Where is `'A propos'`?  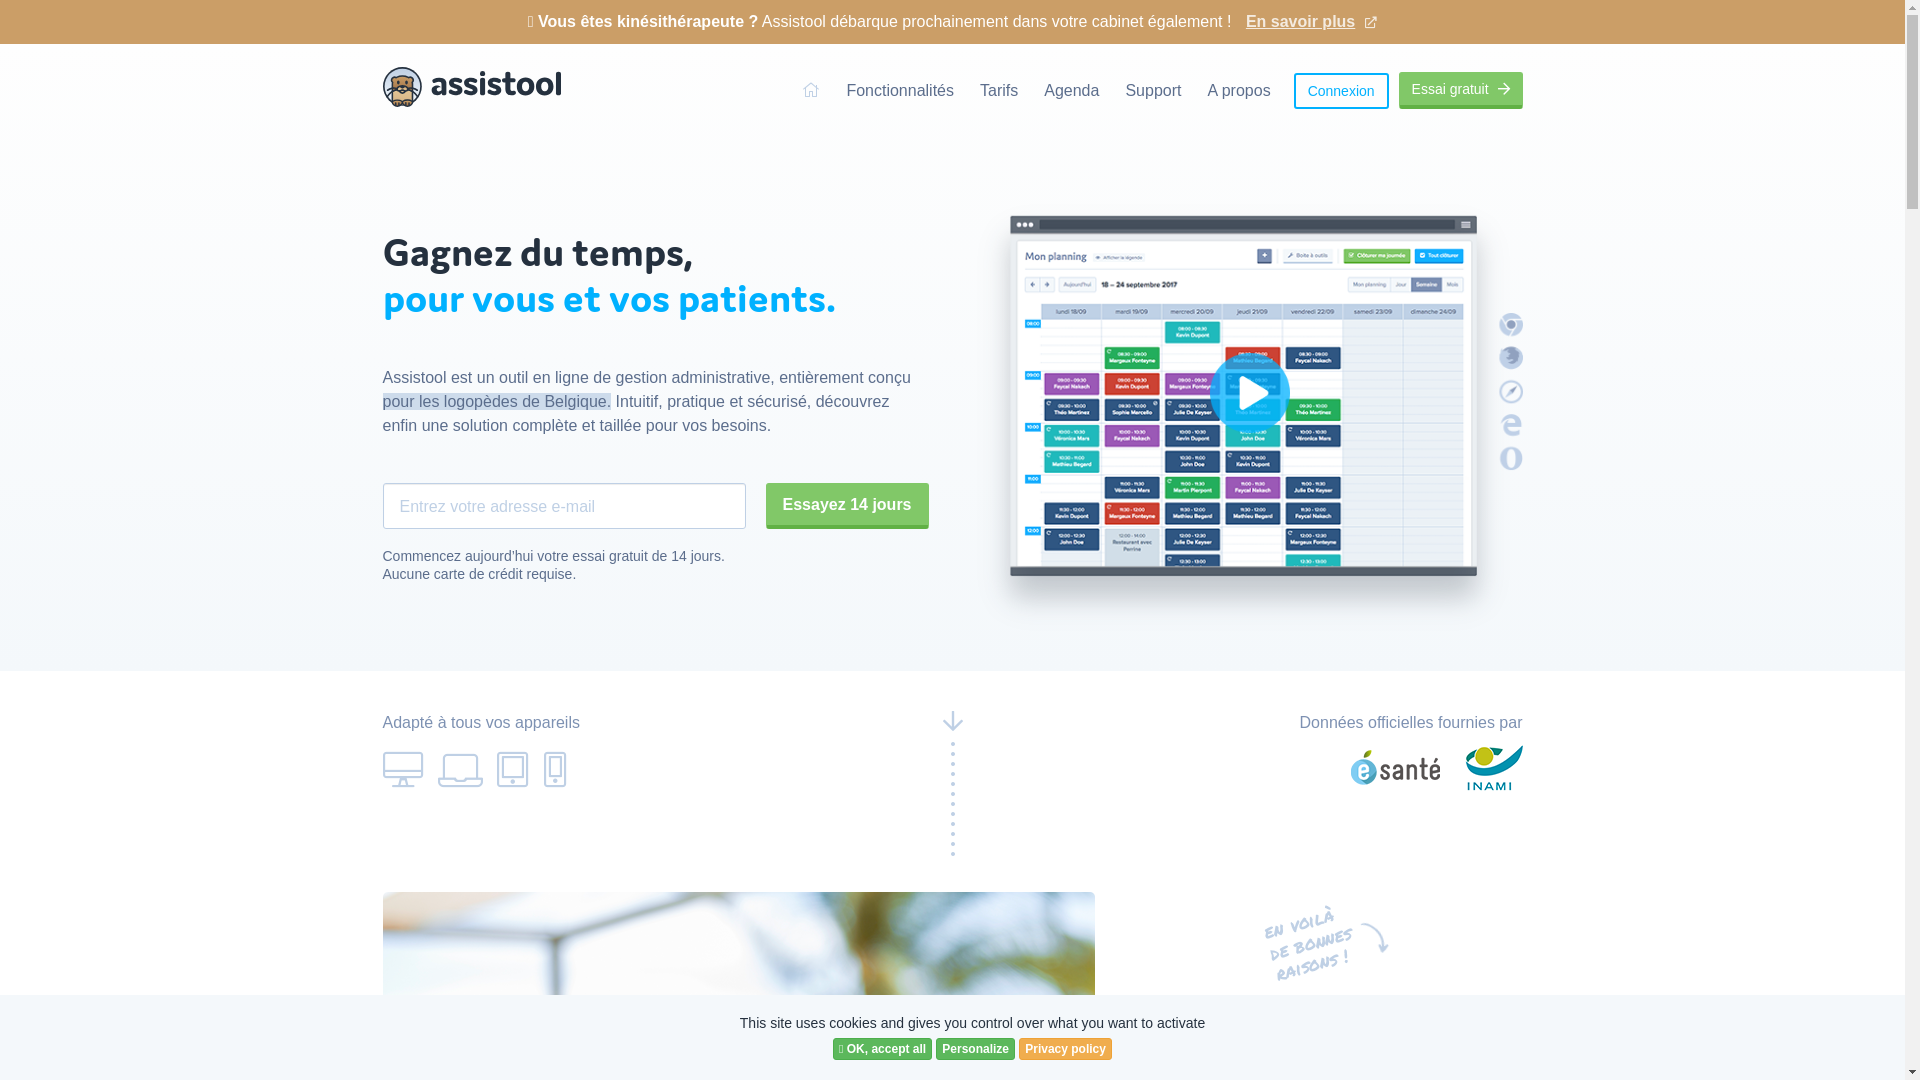
'A propos' is located at coordinates (1205, 90).